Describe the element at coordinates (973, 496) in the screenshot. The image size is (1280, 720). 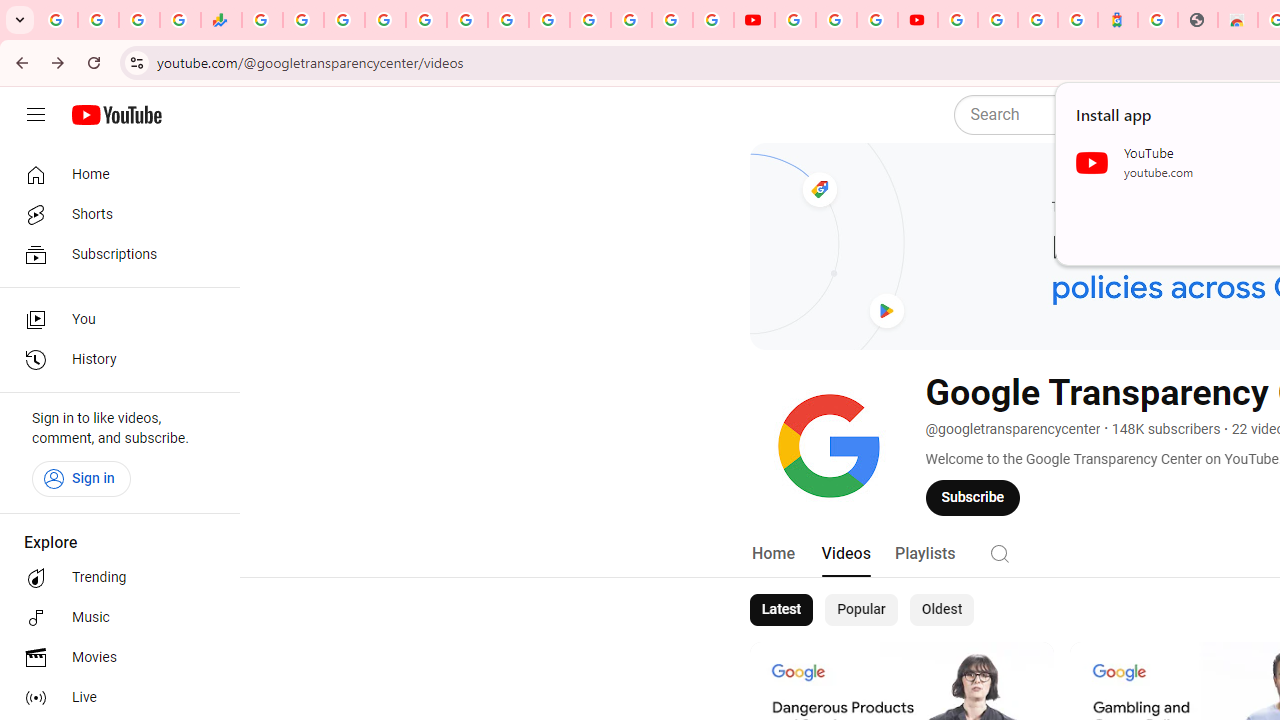
I see `'Subscribe'` at that location.